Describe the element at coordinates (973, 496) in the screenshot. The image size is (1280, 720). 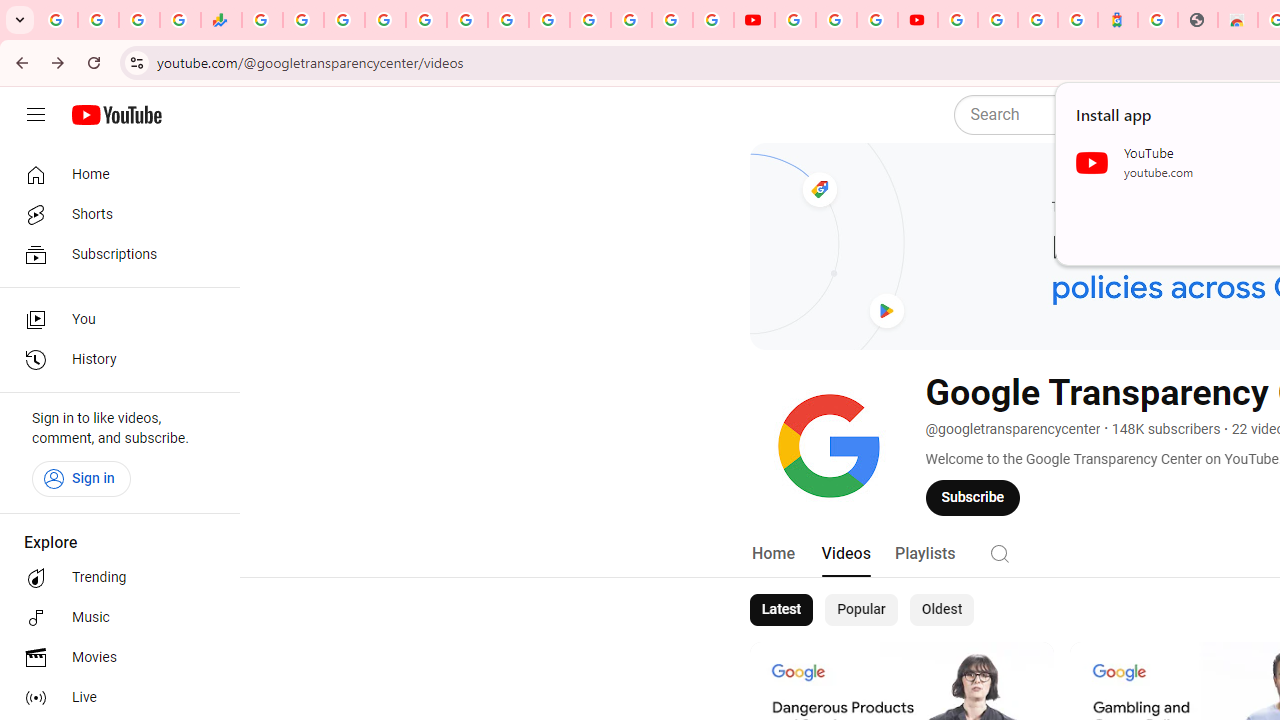
I see `'Subscribe'` at that location.